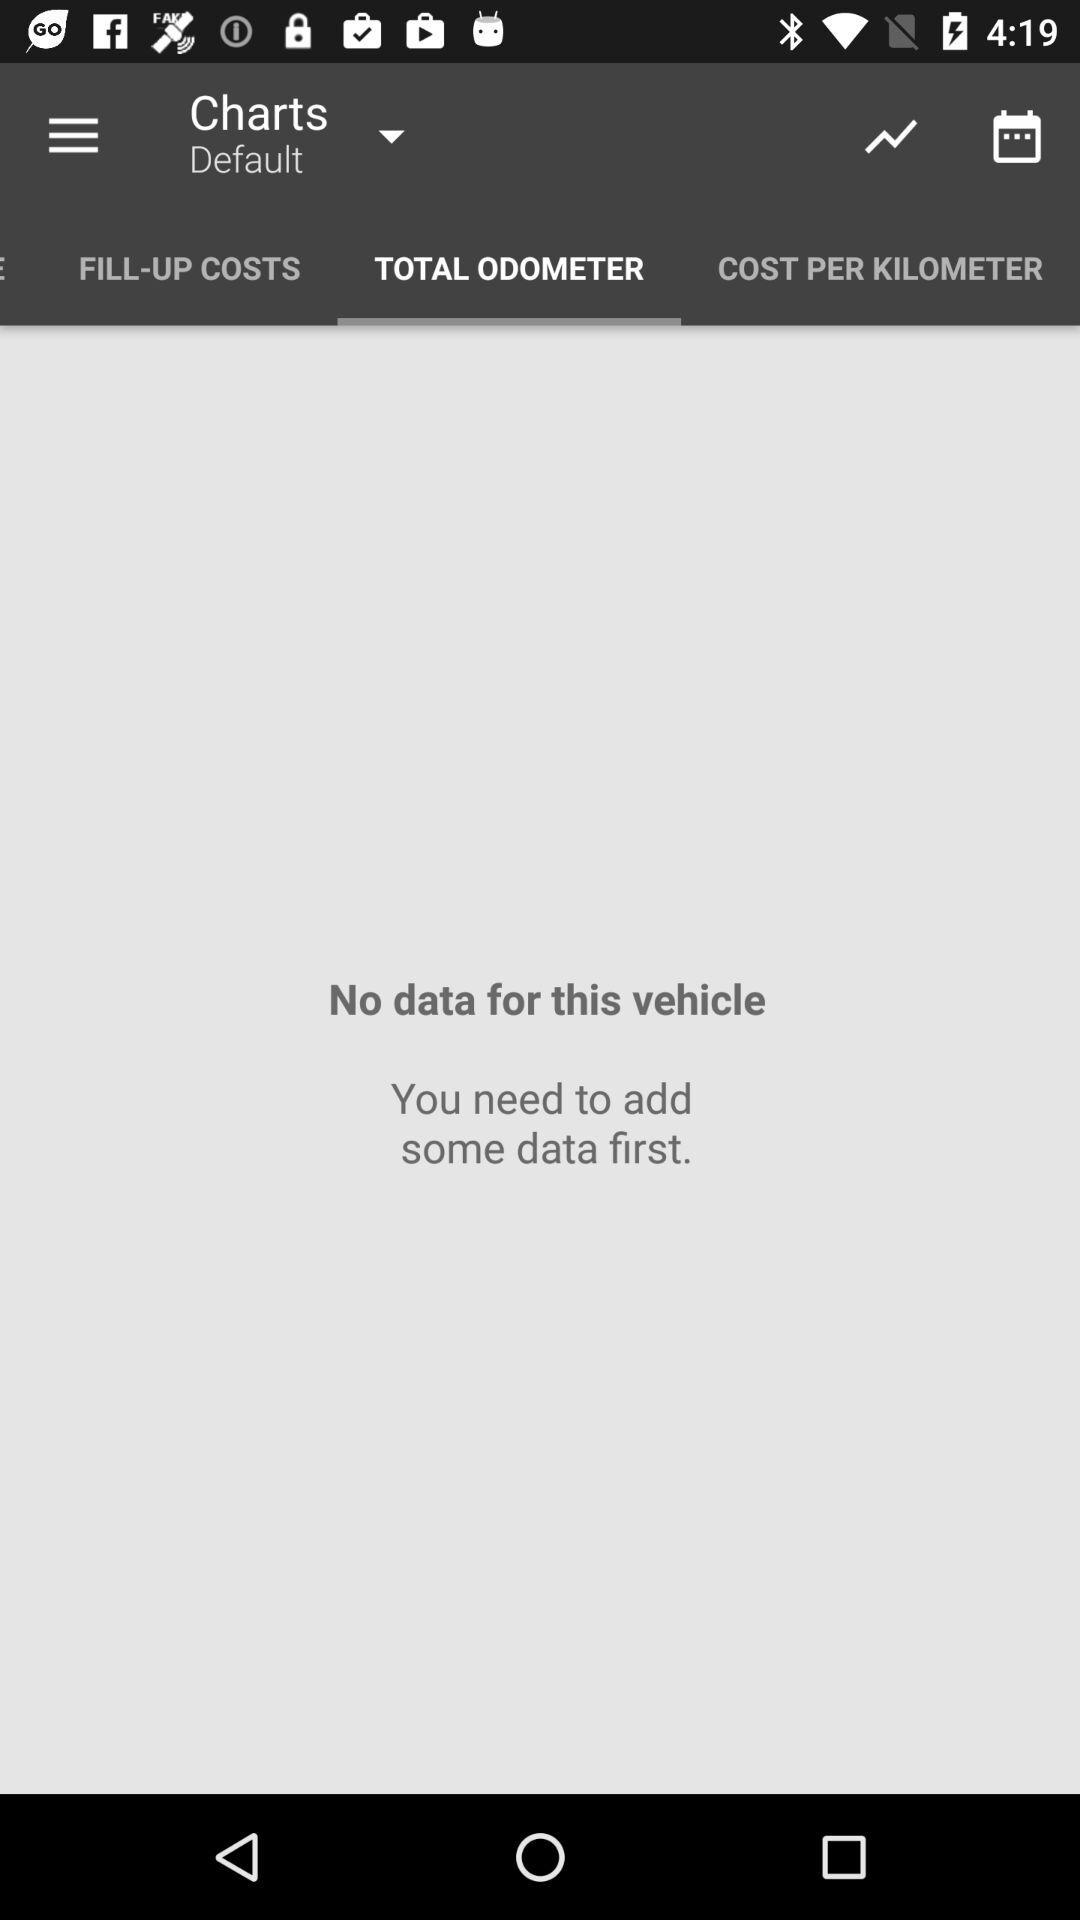  Describe the element at coordinates (189, 266) in the screenshot. I see `item above no data for` at that location.